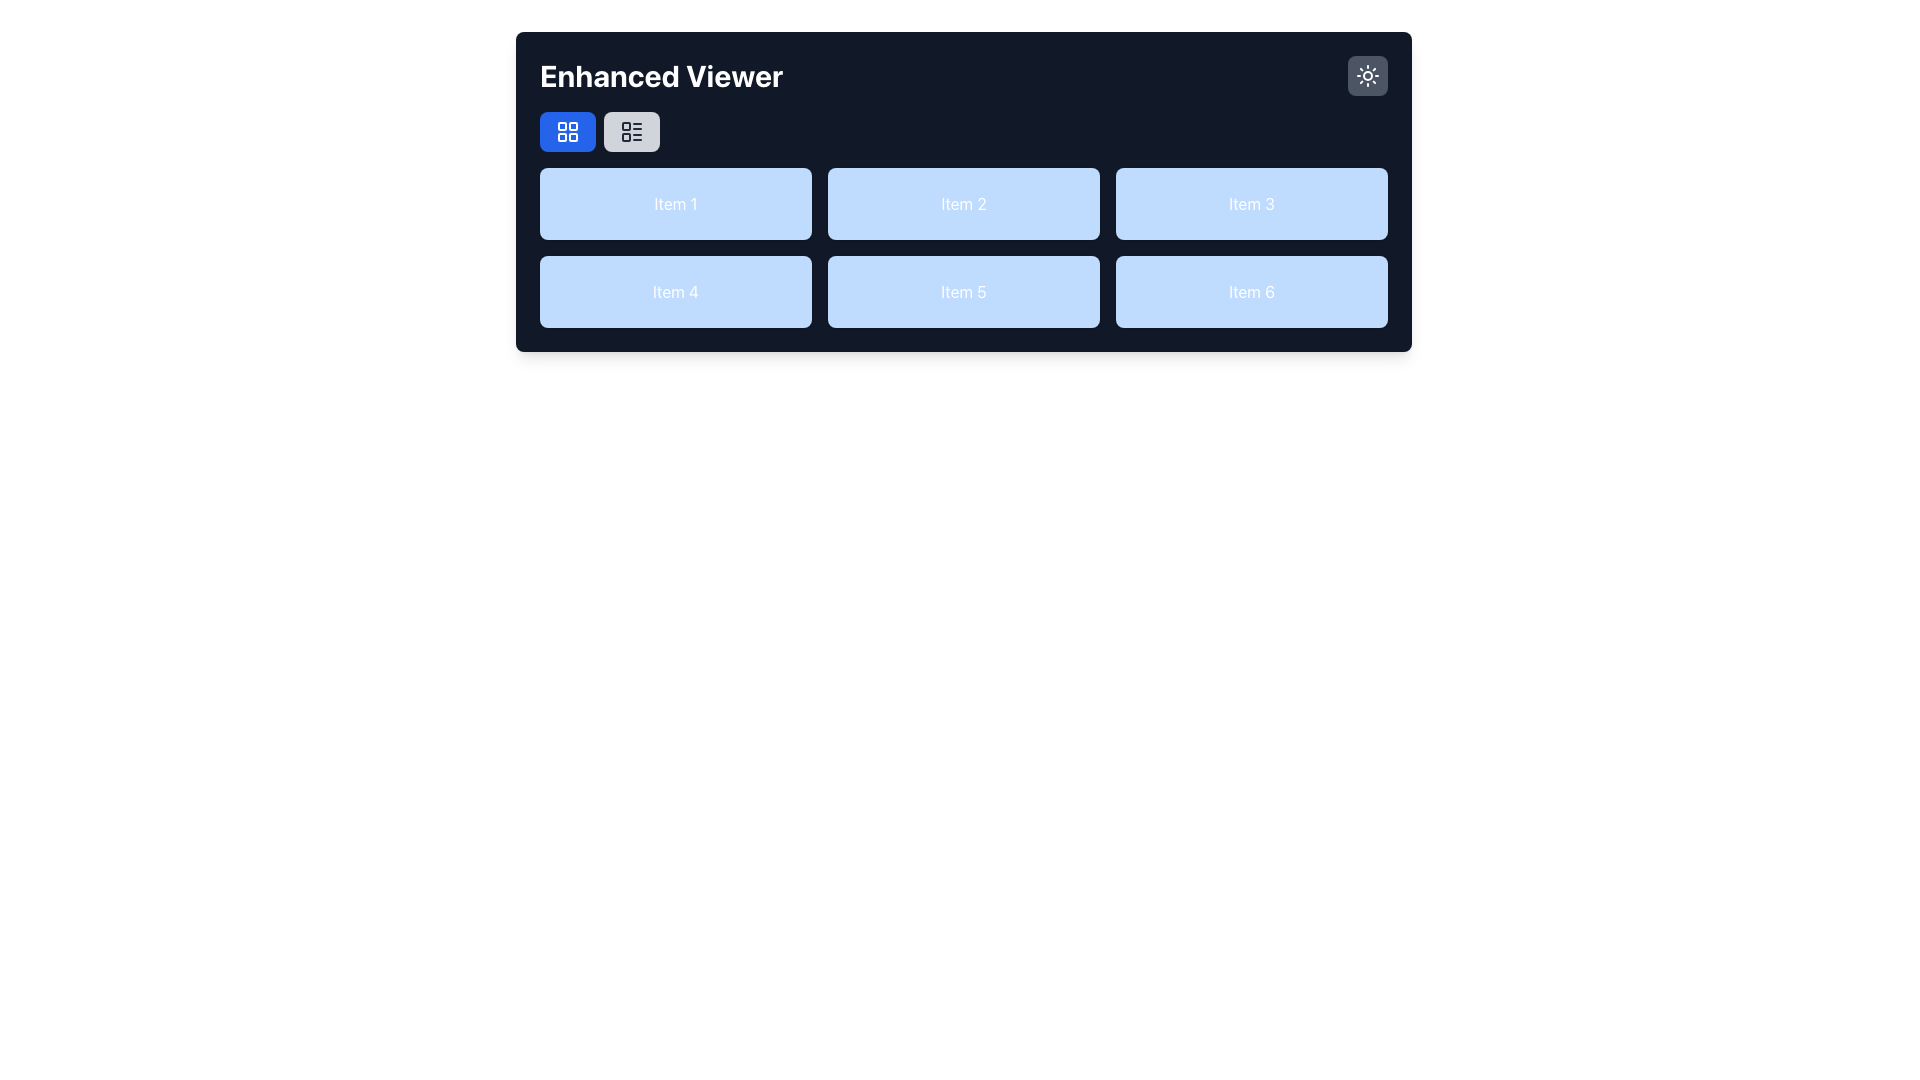 Image resolution: width=1920 pixels, height=1080 pixels. What do you see at coordinates (566, 131) in the screenshot?
I see `the grid layout icon, which is a white icon with four small squares on a blue background located in the upper-left region of the interface` at bounding box center [566, 131].